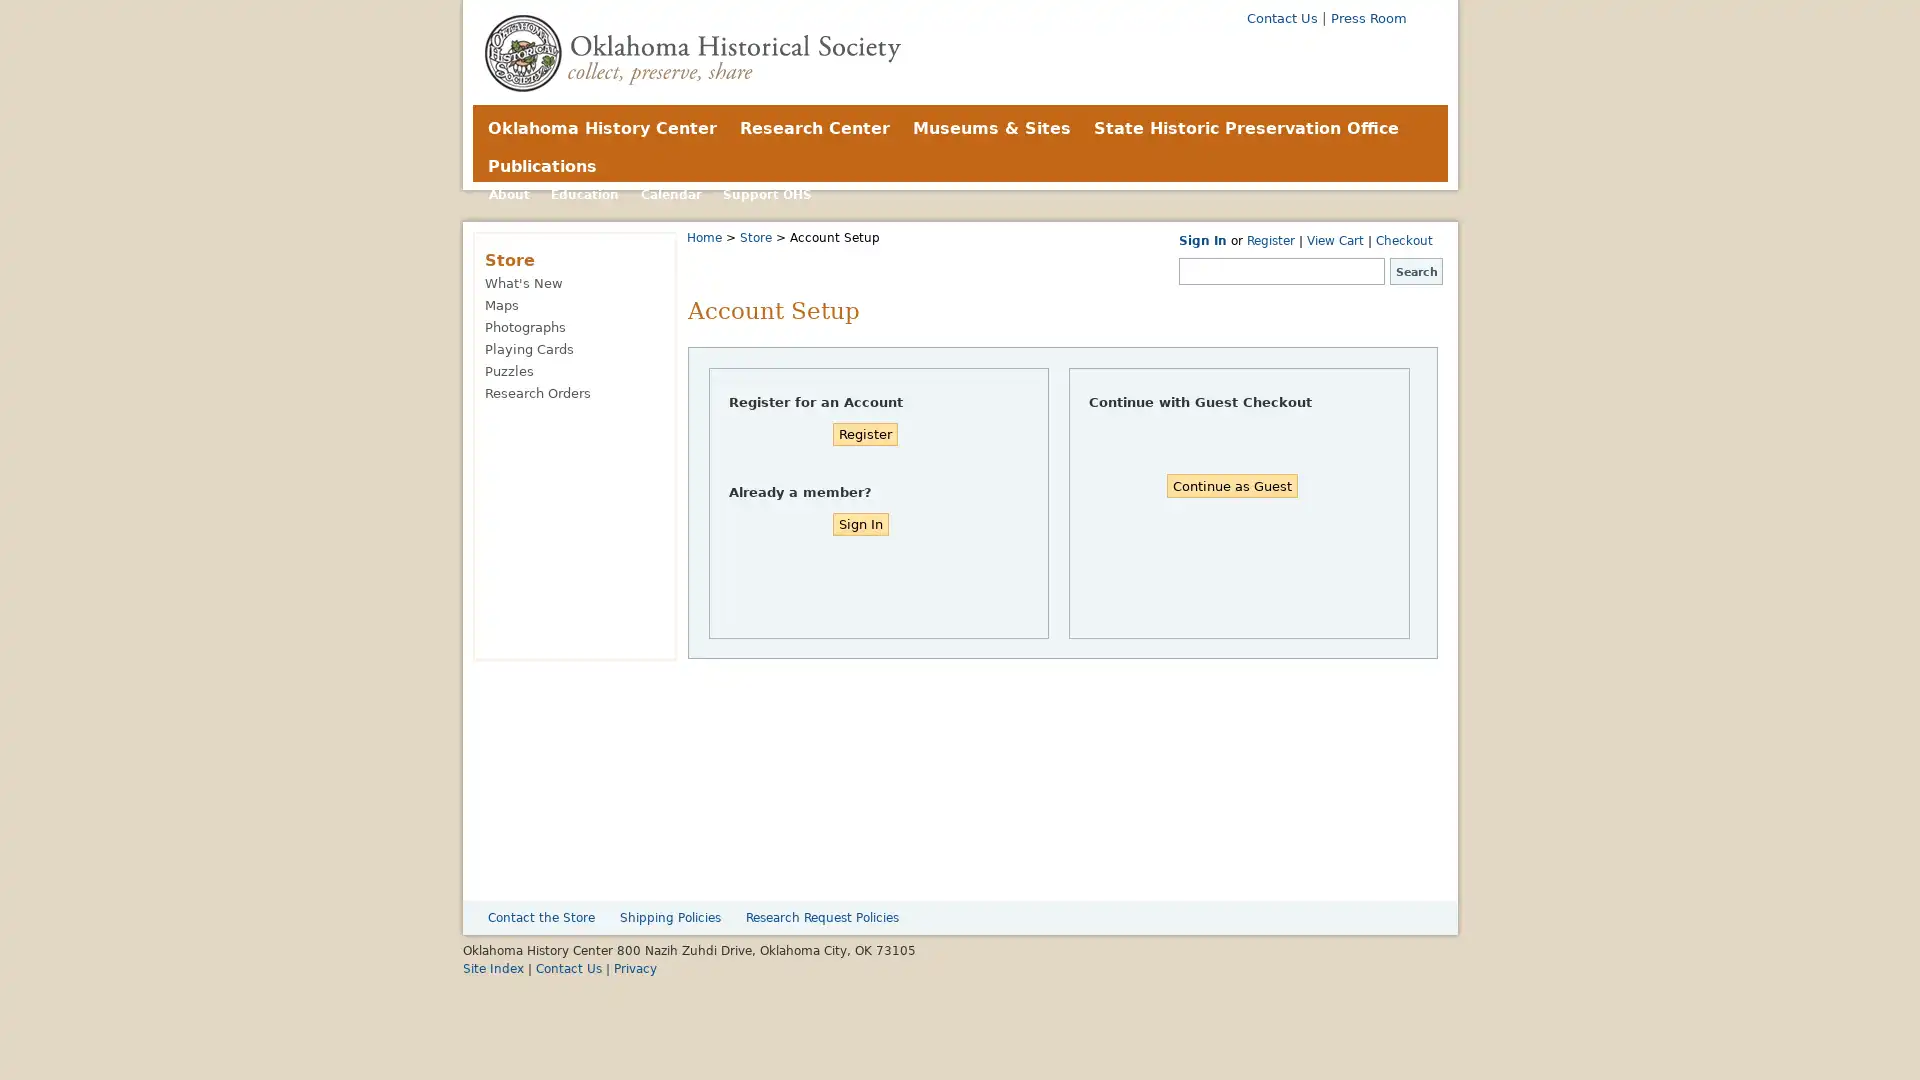 The height and width of the screenshot is (1080, 1920). Describe the element at coordinates (864, 433) in the screenshot. I see `Register` at that location.